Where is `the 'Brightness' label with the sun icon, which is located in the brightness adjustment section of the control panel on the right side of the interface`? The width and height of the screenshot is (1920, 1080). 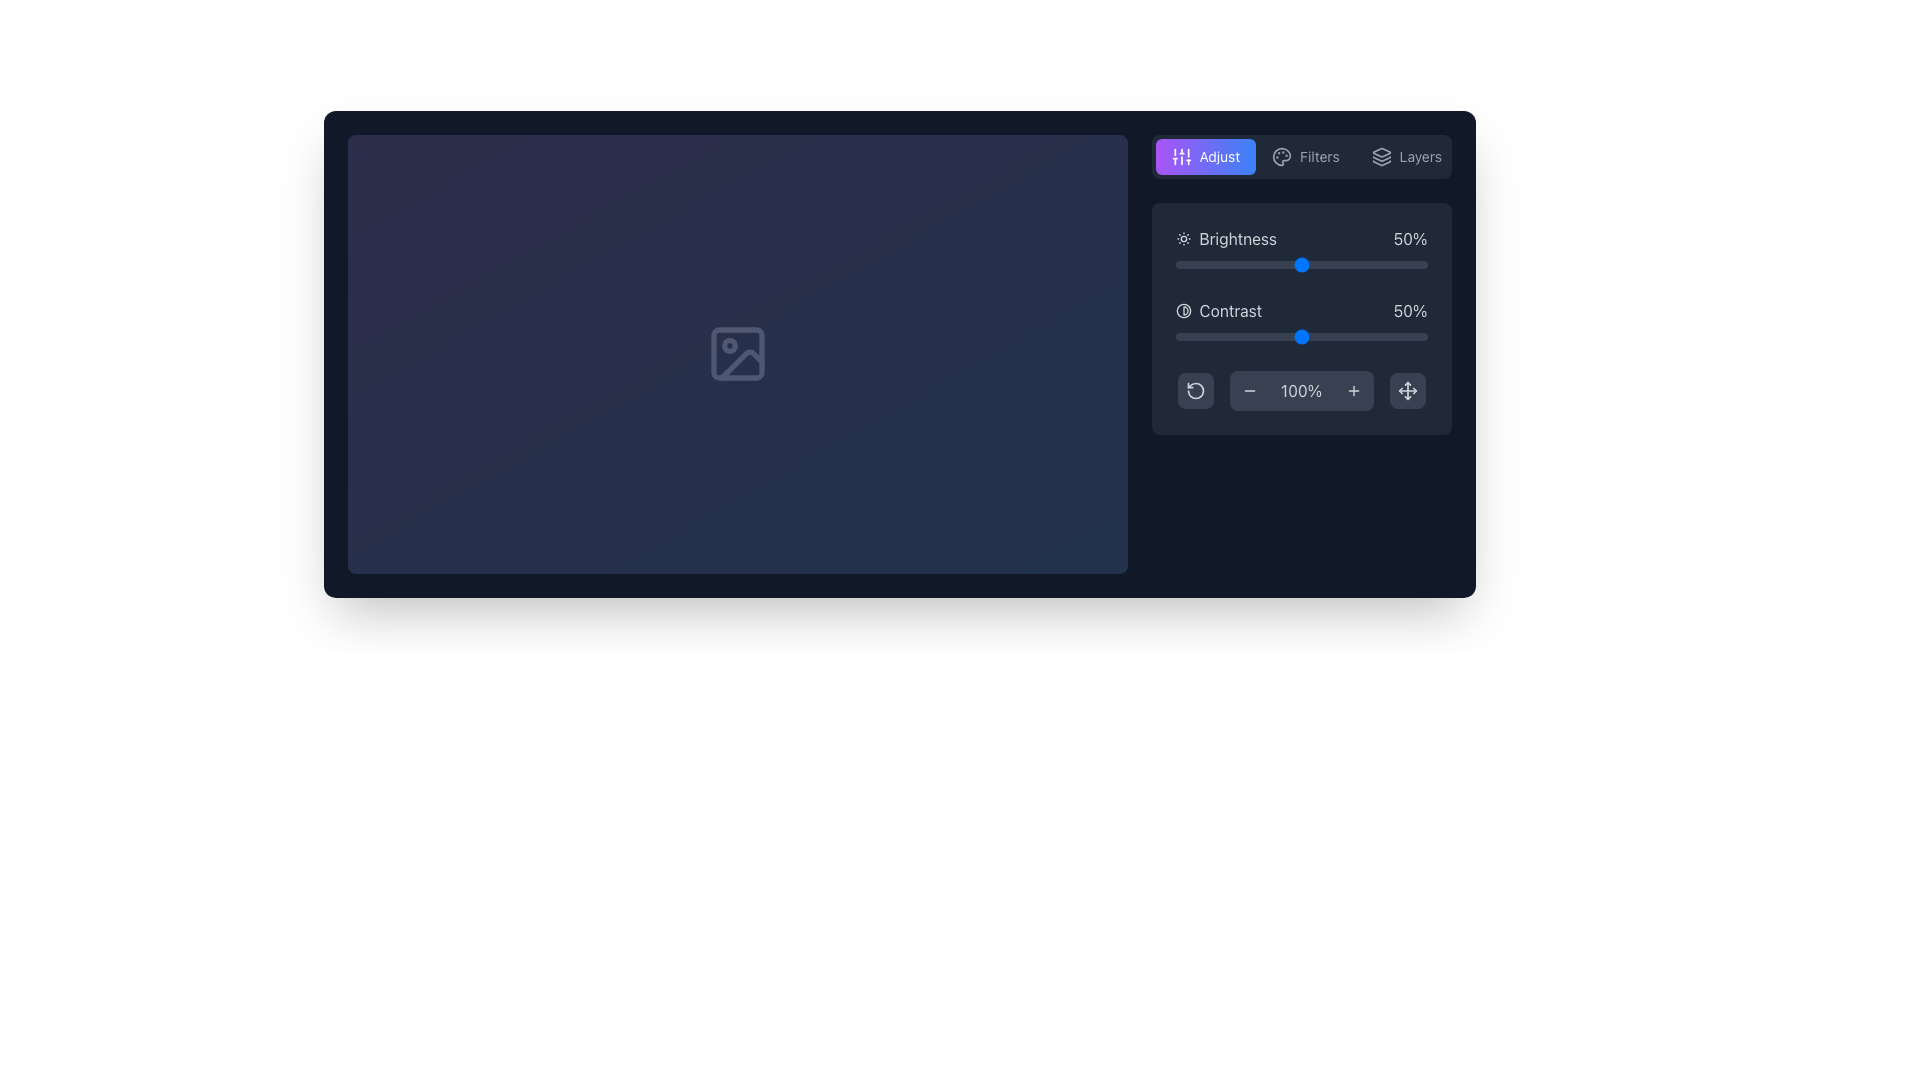 the 'Brightness' label with the sun icon, which is located in the brightness adjustment section of the control panel on the right side of the interface is located at coordinates (1225, 238).